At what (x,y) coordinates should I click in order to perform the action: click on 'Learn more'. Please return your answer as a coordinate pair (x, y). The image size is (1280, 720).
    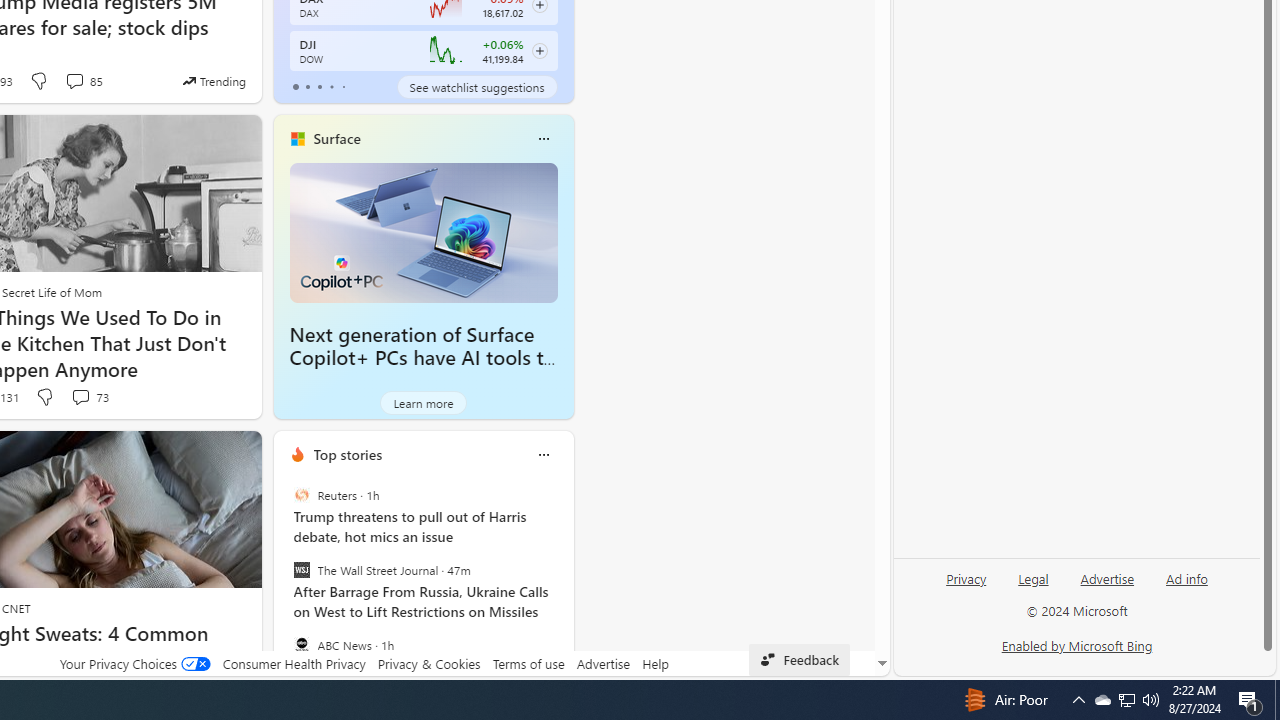
    Looking at the image, I should click on (422, 402).